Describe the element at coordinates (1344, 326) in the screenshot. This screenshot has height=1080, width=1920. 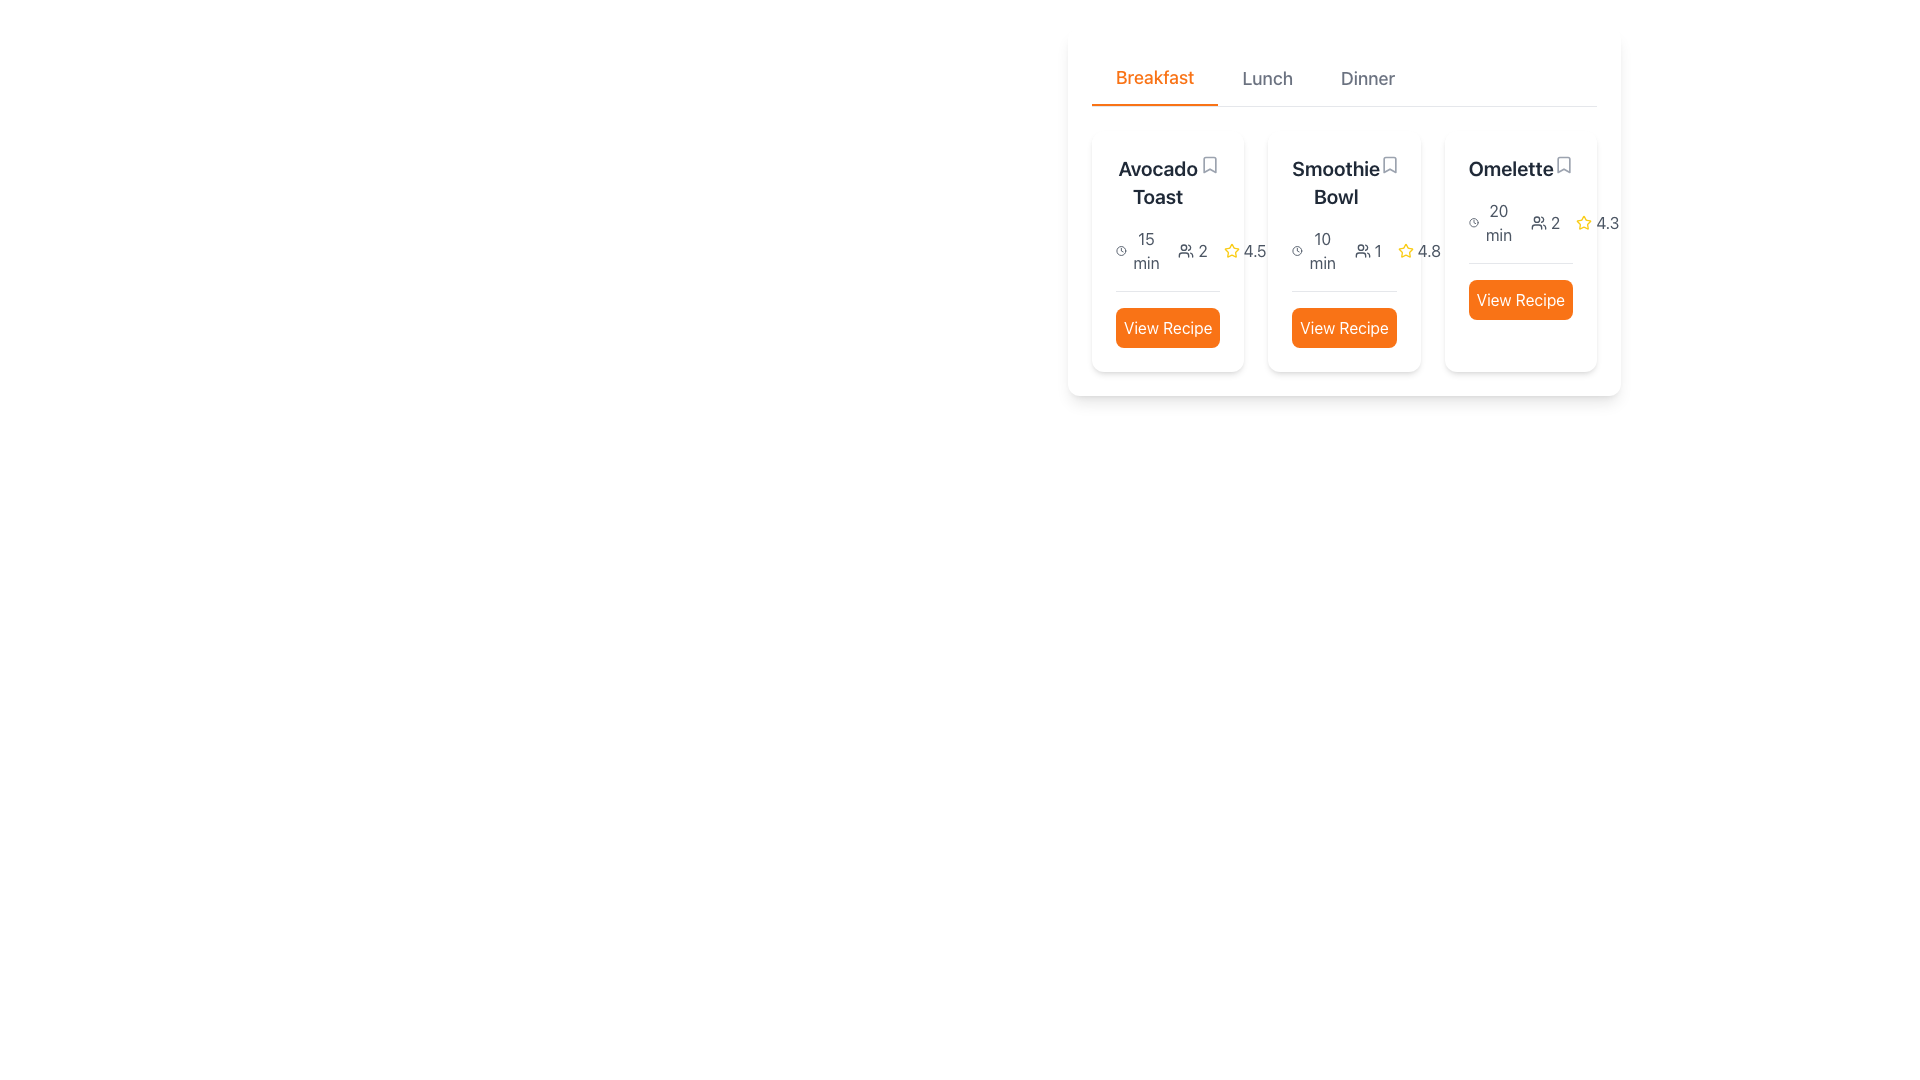
I see `the 'View Recipe' button, which is a bright orange rounded rectangular button located in the middle section of the interface, to change its background color to a darker shade` at that location.